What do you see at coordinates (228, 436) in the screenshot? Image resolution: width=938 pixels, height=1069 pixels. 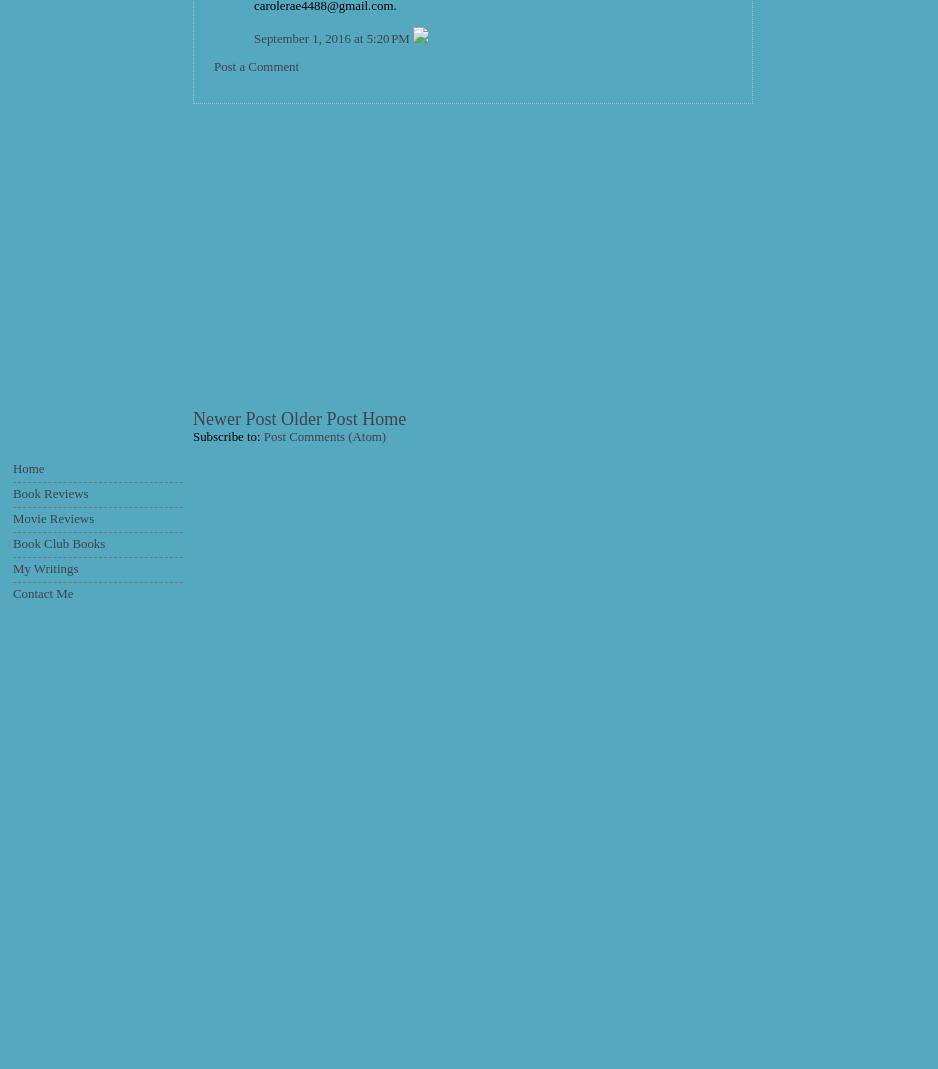 I see `'Subscribe to:'` at bounding box center [228, 436].